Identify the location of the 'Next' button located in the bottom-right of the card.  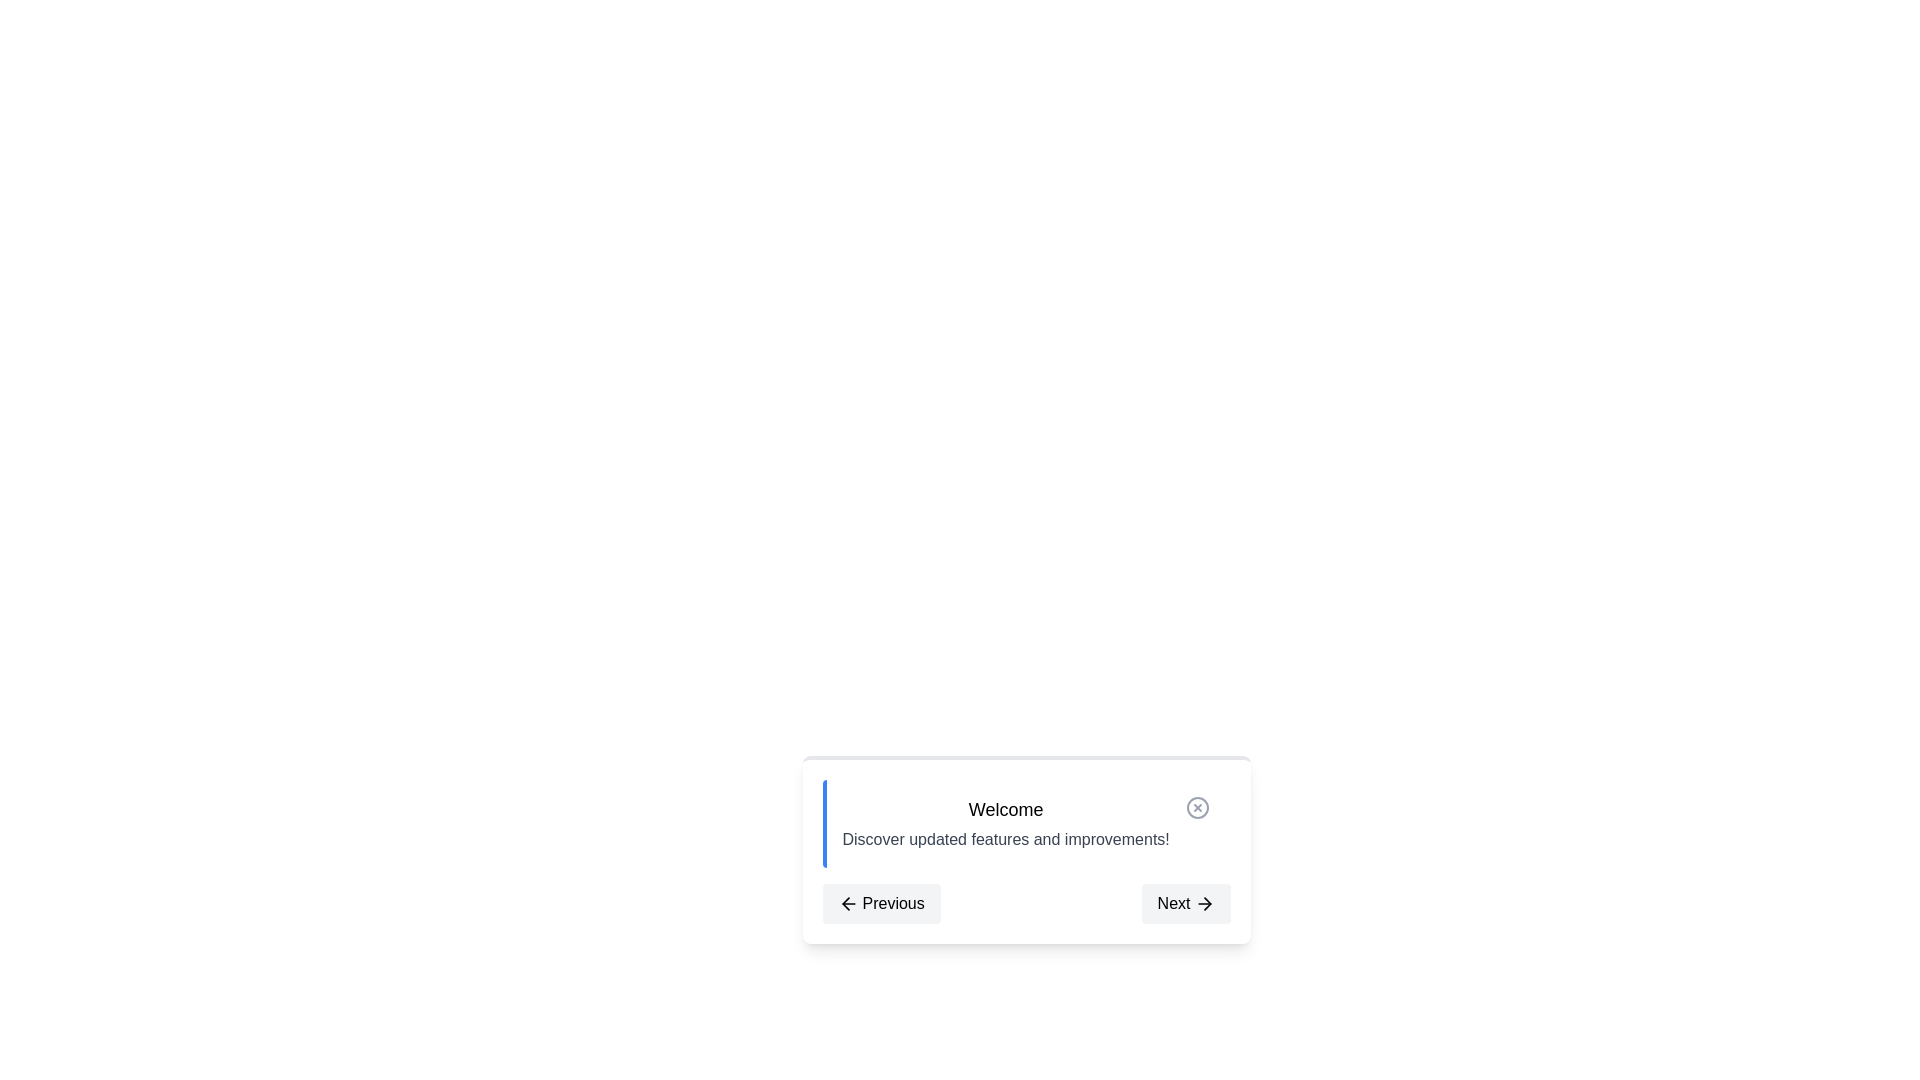
(1185, 903).